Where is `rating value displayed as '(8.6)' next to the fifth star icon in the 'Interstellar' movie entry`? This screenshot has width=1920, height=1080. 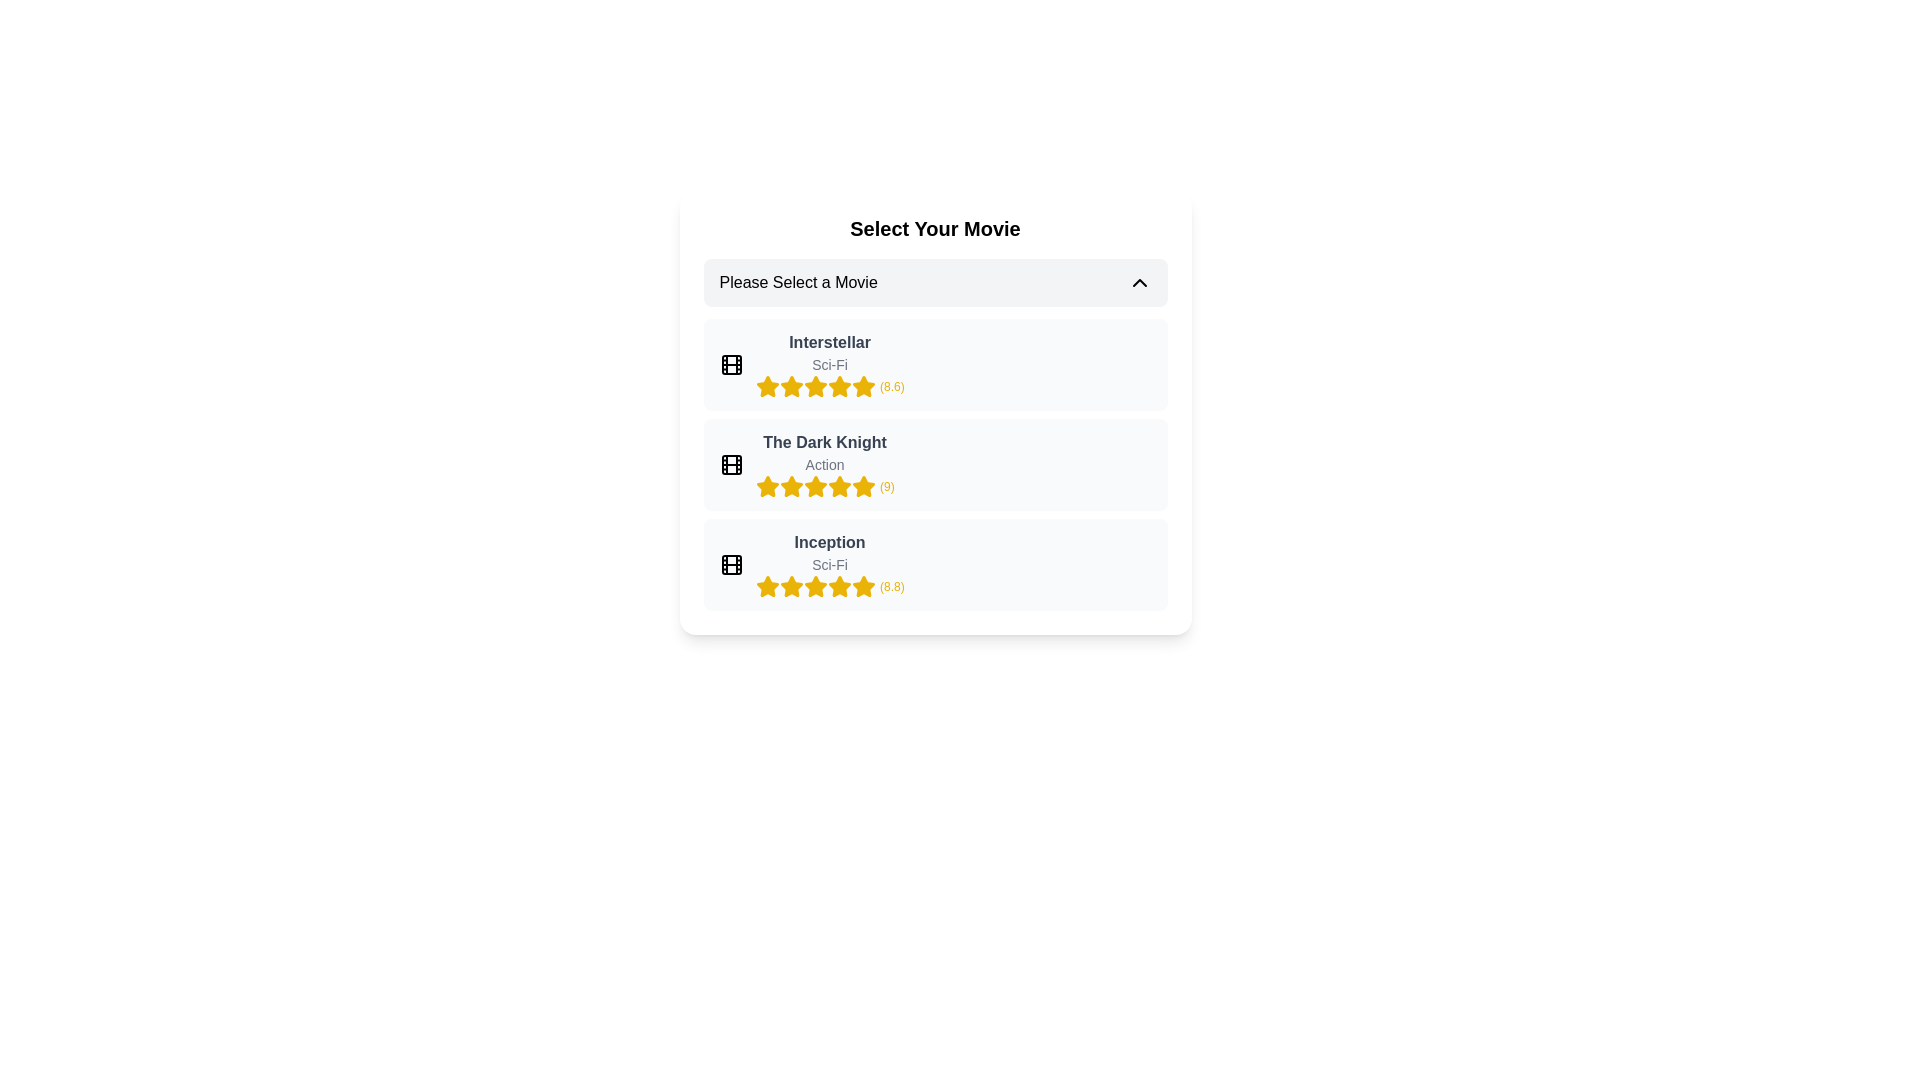
rating value displayed as '(8.6)' next to the fifth star icon in the 'Interstellar' movie entry is located at coordinates (891, 386).